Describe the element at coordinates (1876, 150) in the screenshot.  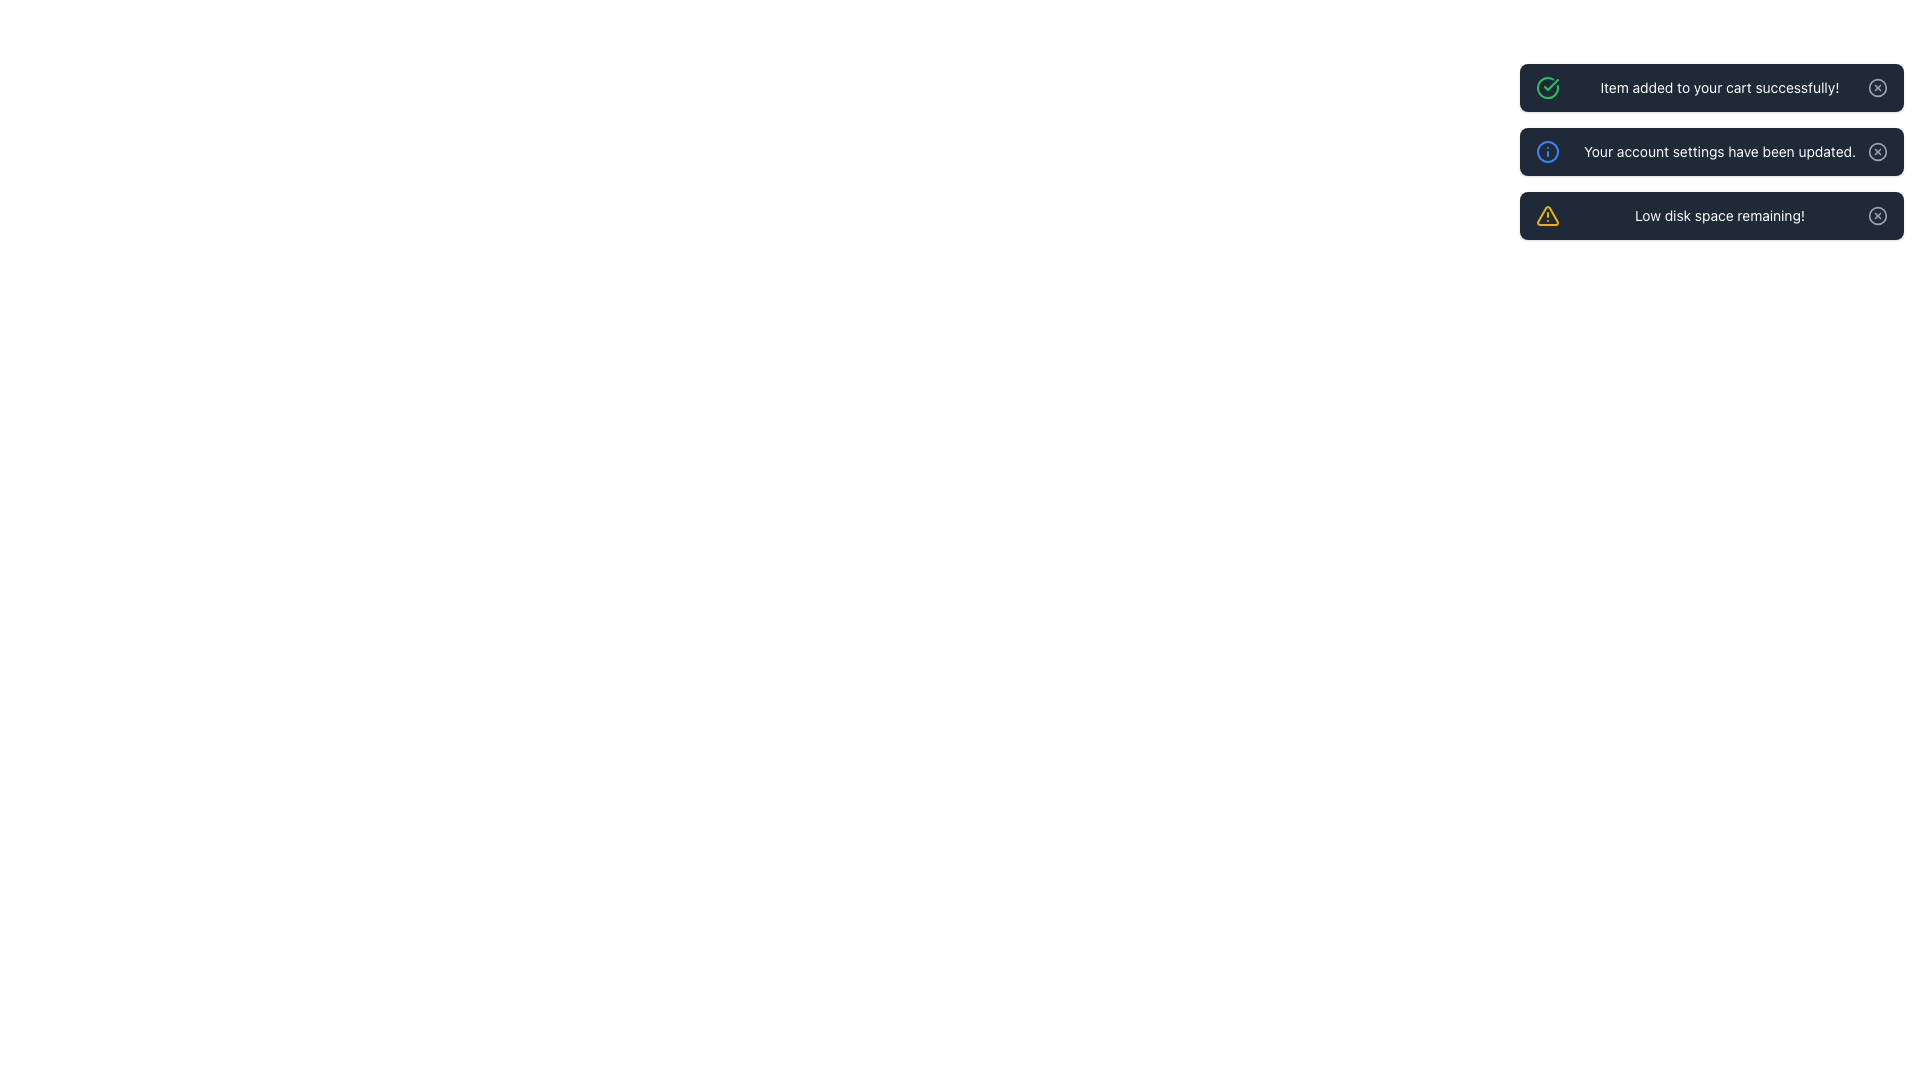
I see `the close button on the notification labeled 'Your account settings have been updated'` at that location.